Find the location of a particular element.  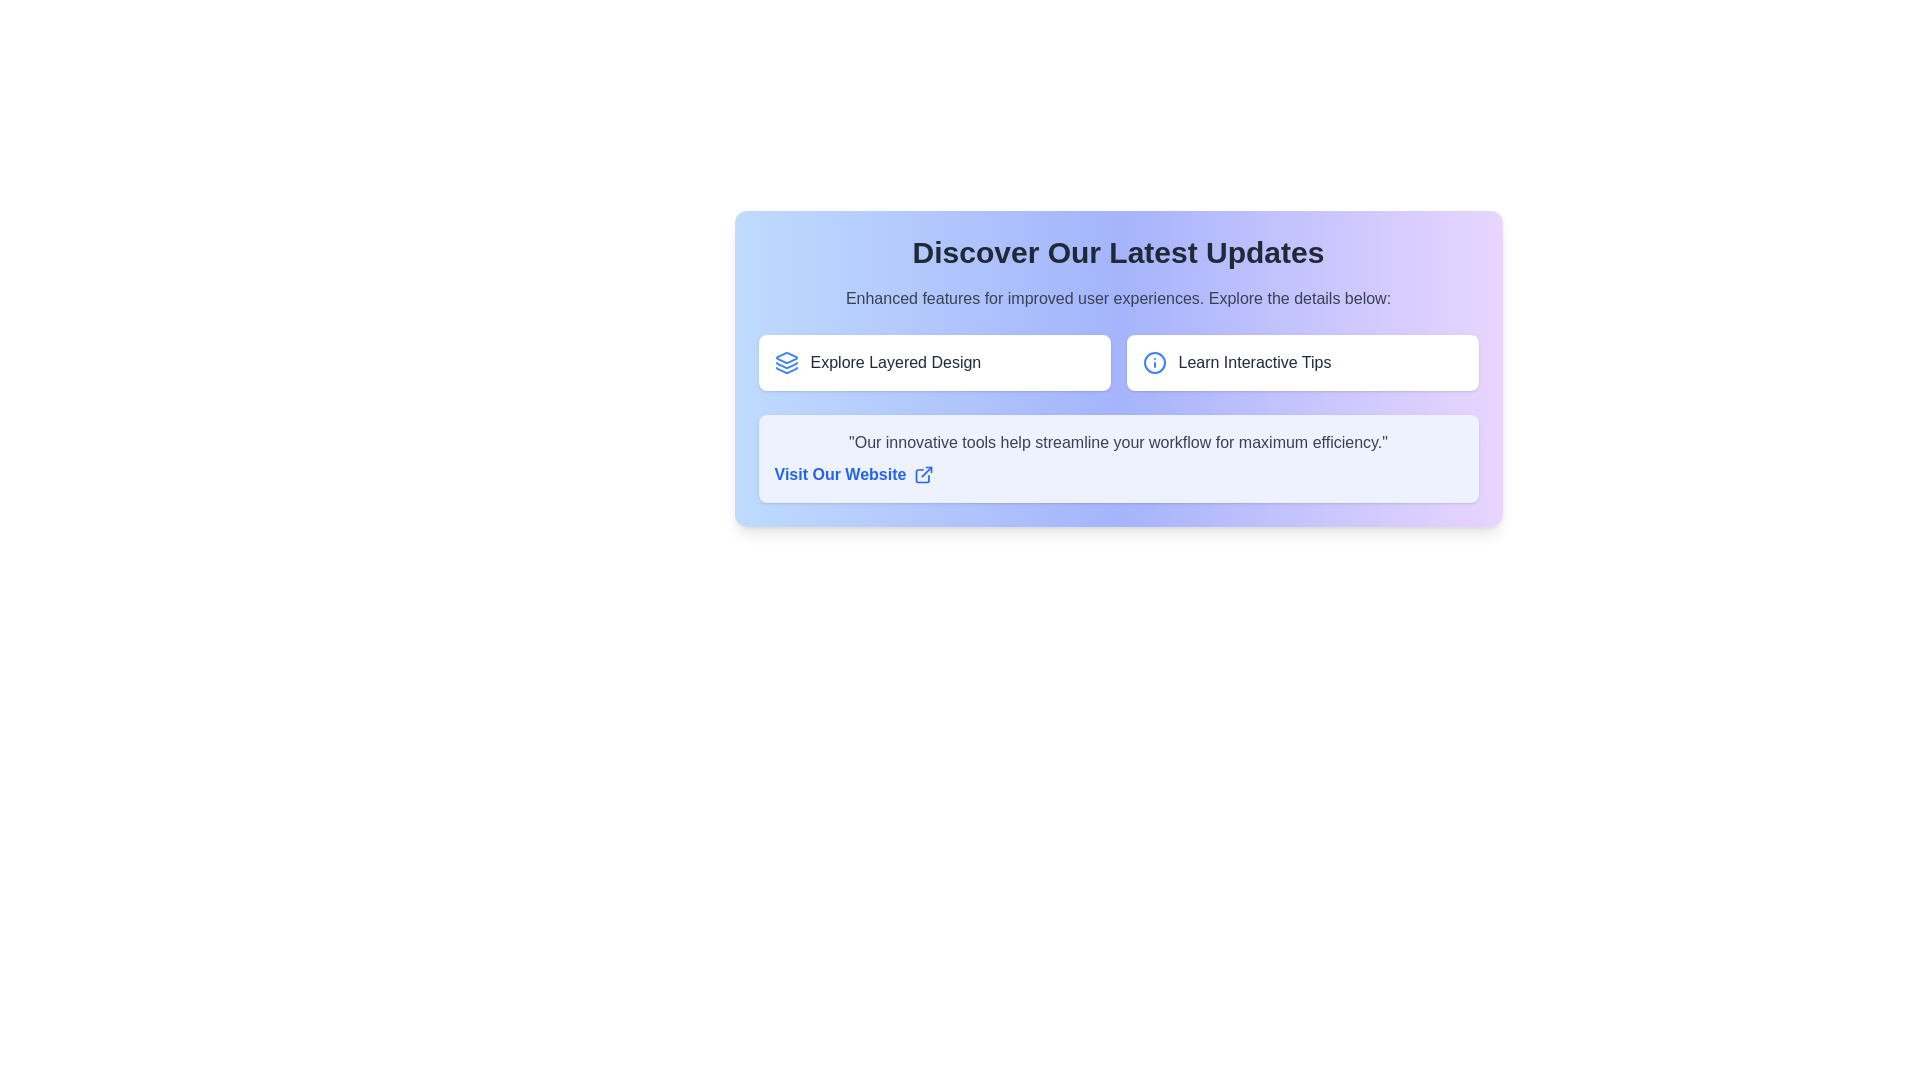

the interactive blue hyperlink text 'Visit Our Website' is located at coordinates (1117, 459).